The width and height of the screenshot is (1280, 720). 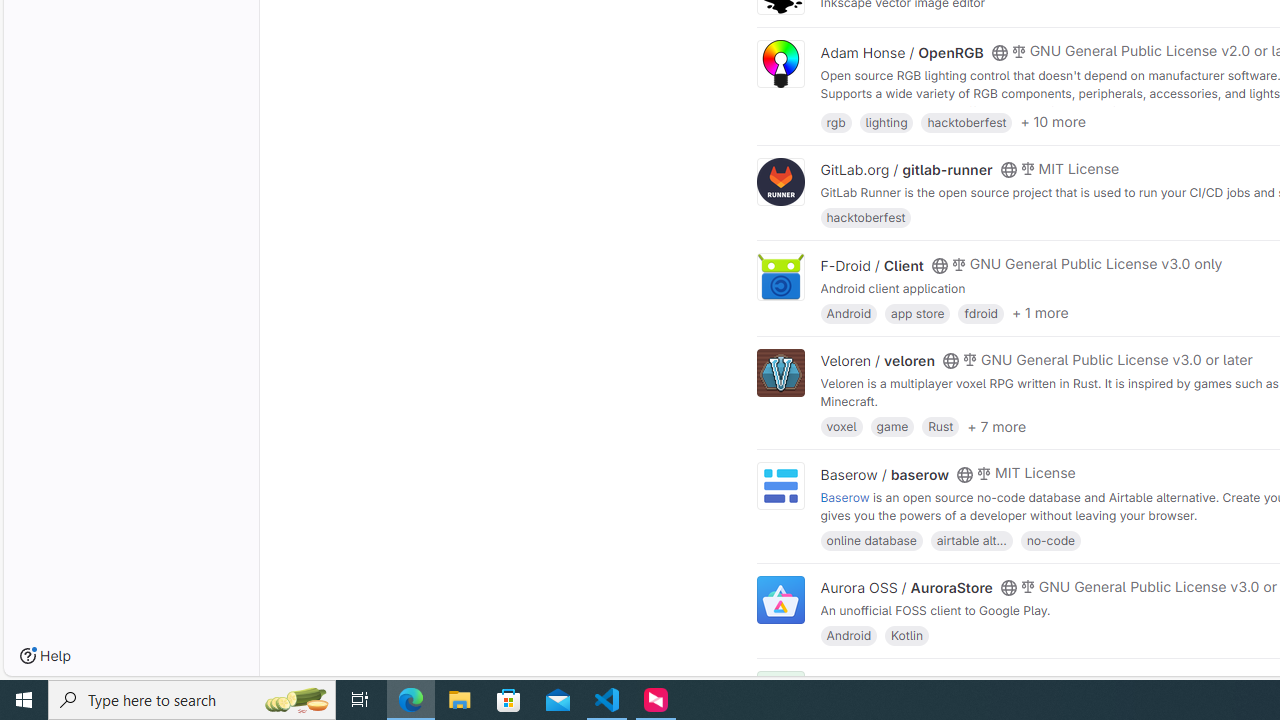 What do you see at coordinates (836, 121) in the screenshot?
I see `'rgb'` at bounding box center [836, 121].